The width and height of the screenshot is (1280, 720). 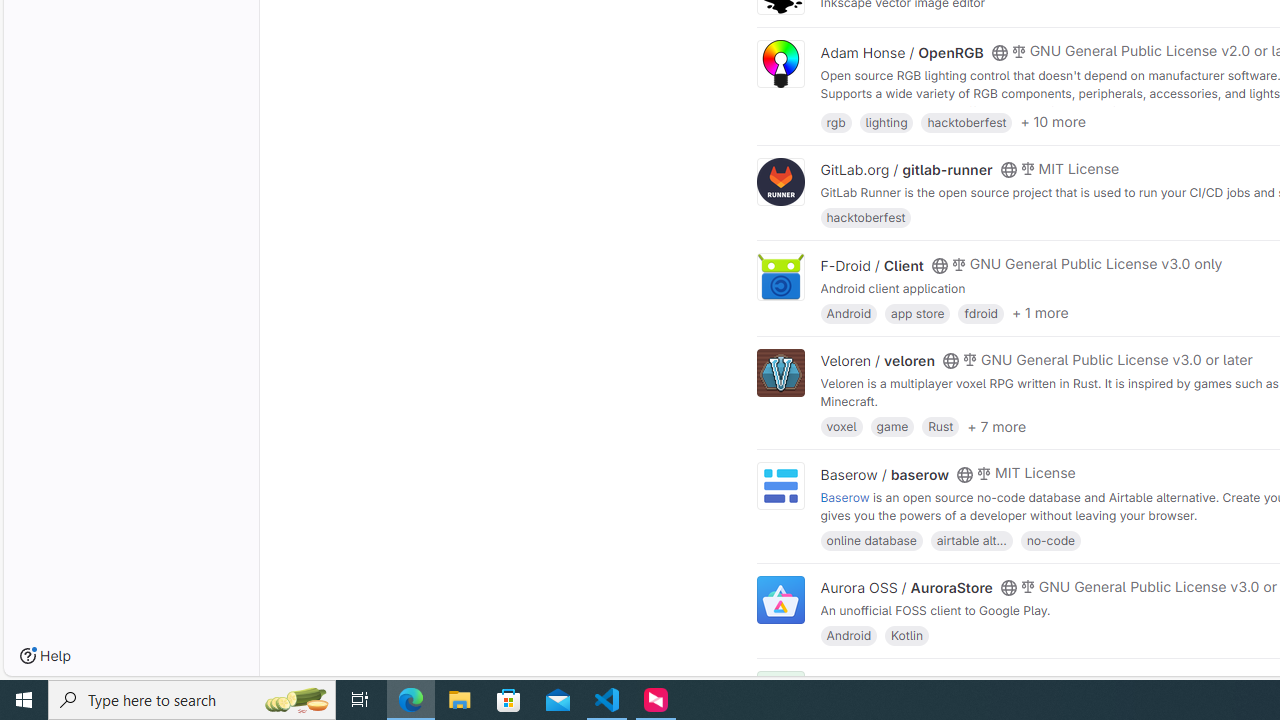 What do you see at coordinates (836, 121) in the screenshot?
I see `'rgb'` at bounding box center [836, 121].